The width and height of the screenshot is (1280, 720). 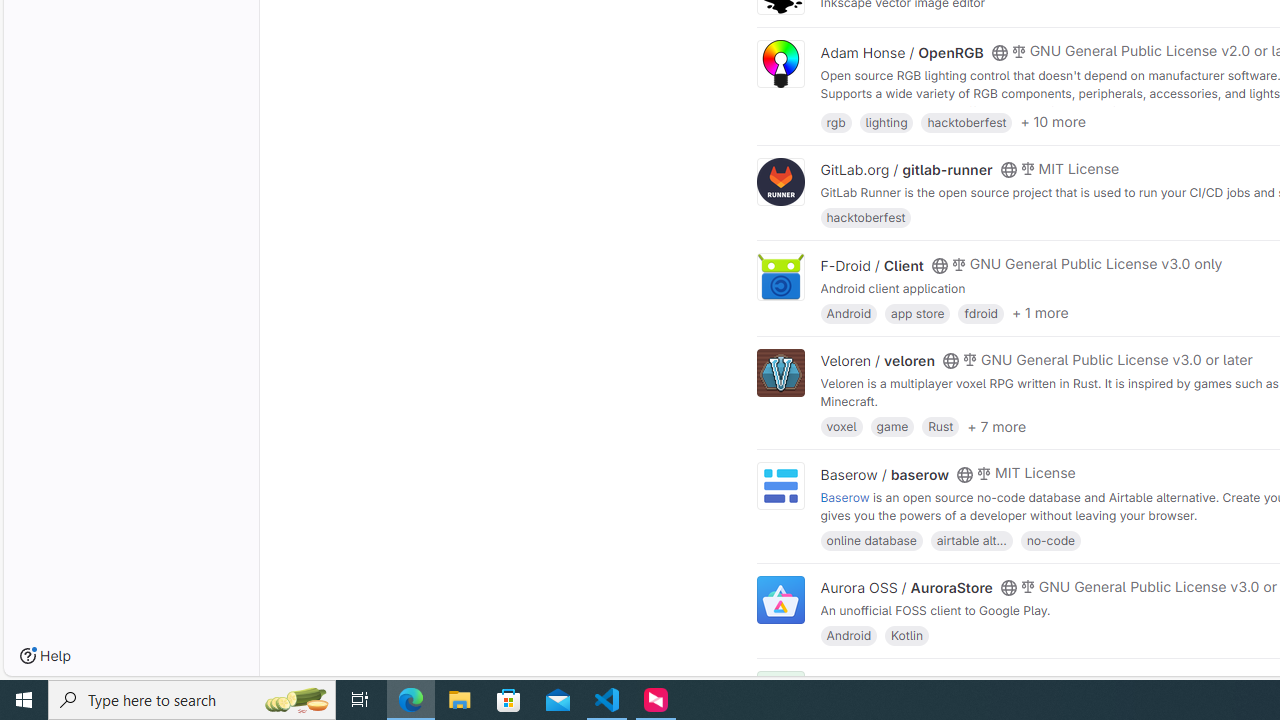 What do you see at coordinates (836, 121) in the screenshot?
I see `'rgb'` at bounding box center [836, 121].